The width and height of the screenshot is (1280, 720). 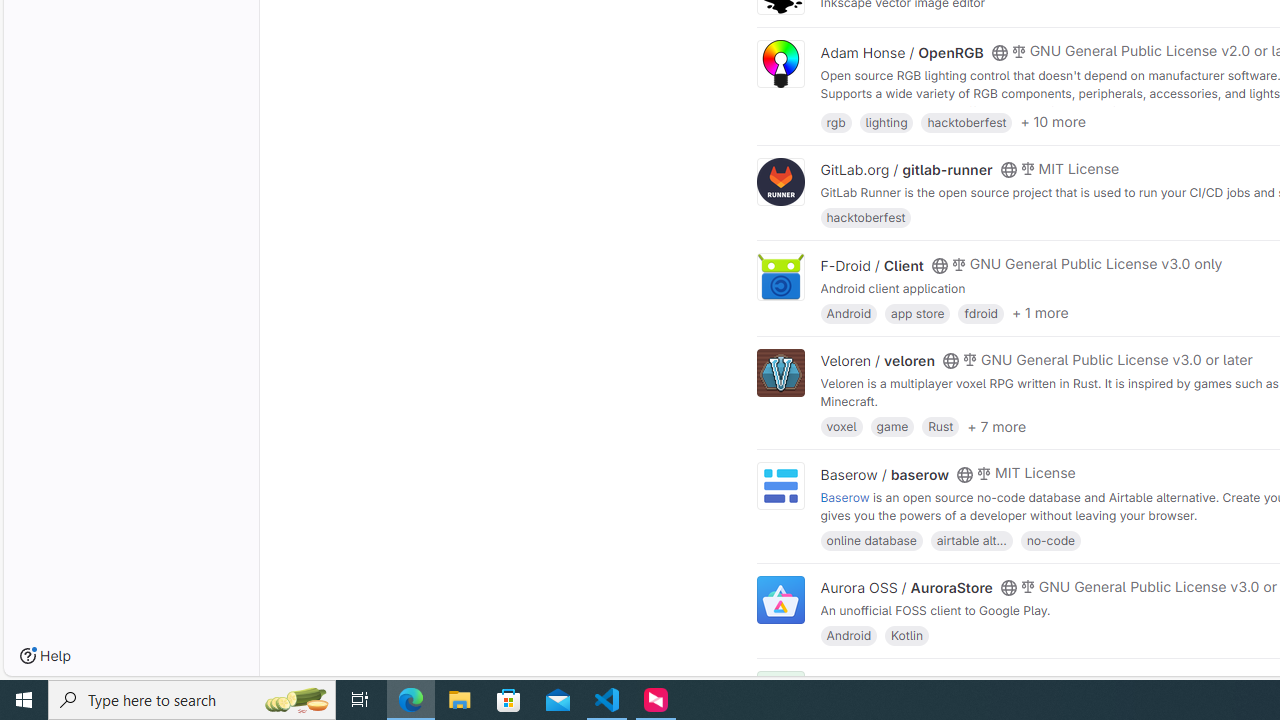 What do you see at coordinates (836, 121) in the screenshot?
I see `'rgb'` at bounding box center [836, 121].